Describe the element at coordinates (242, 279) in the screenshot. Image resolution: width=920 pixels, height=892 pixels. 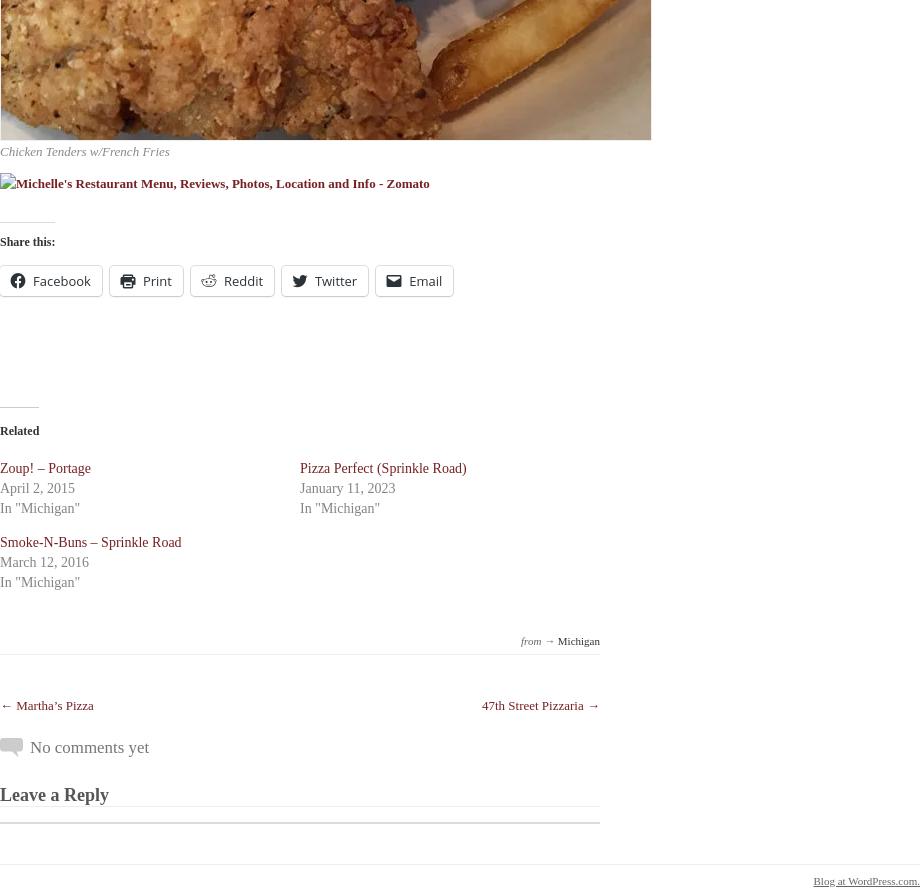
I see `'Reddit'` at that location.